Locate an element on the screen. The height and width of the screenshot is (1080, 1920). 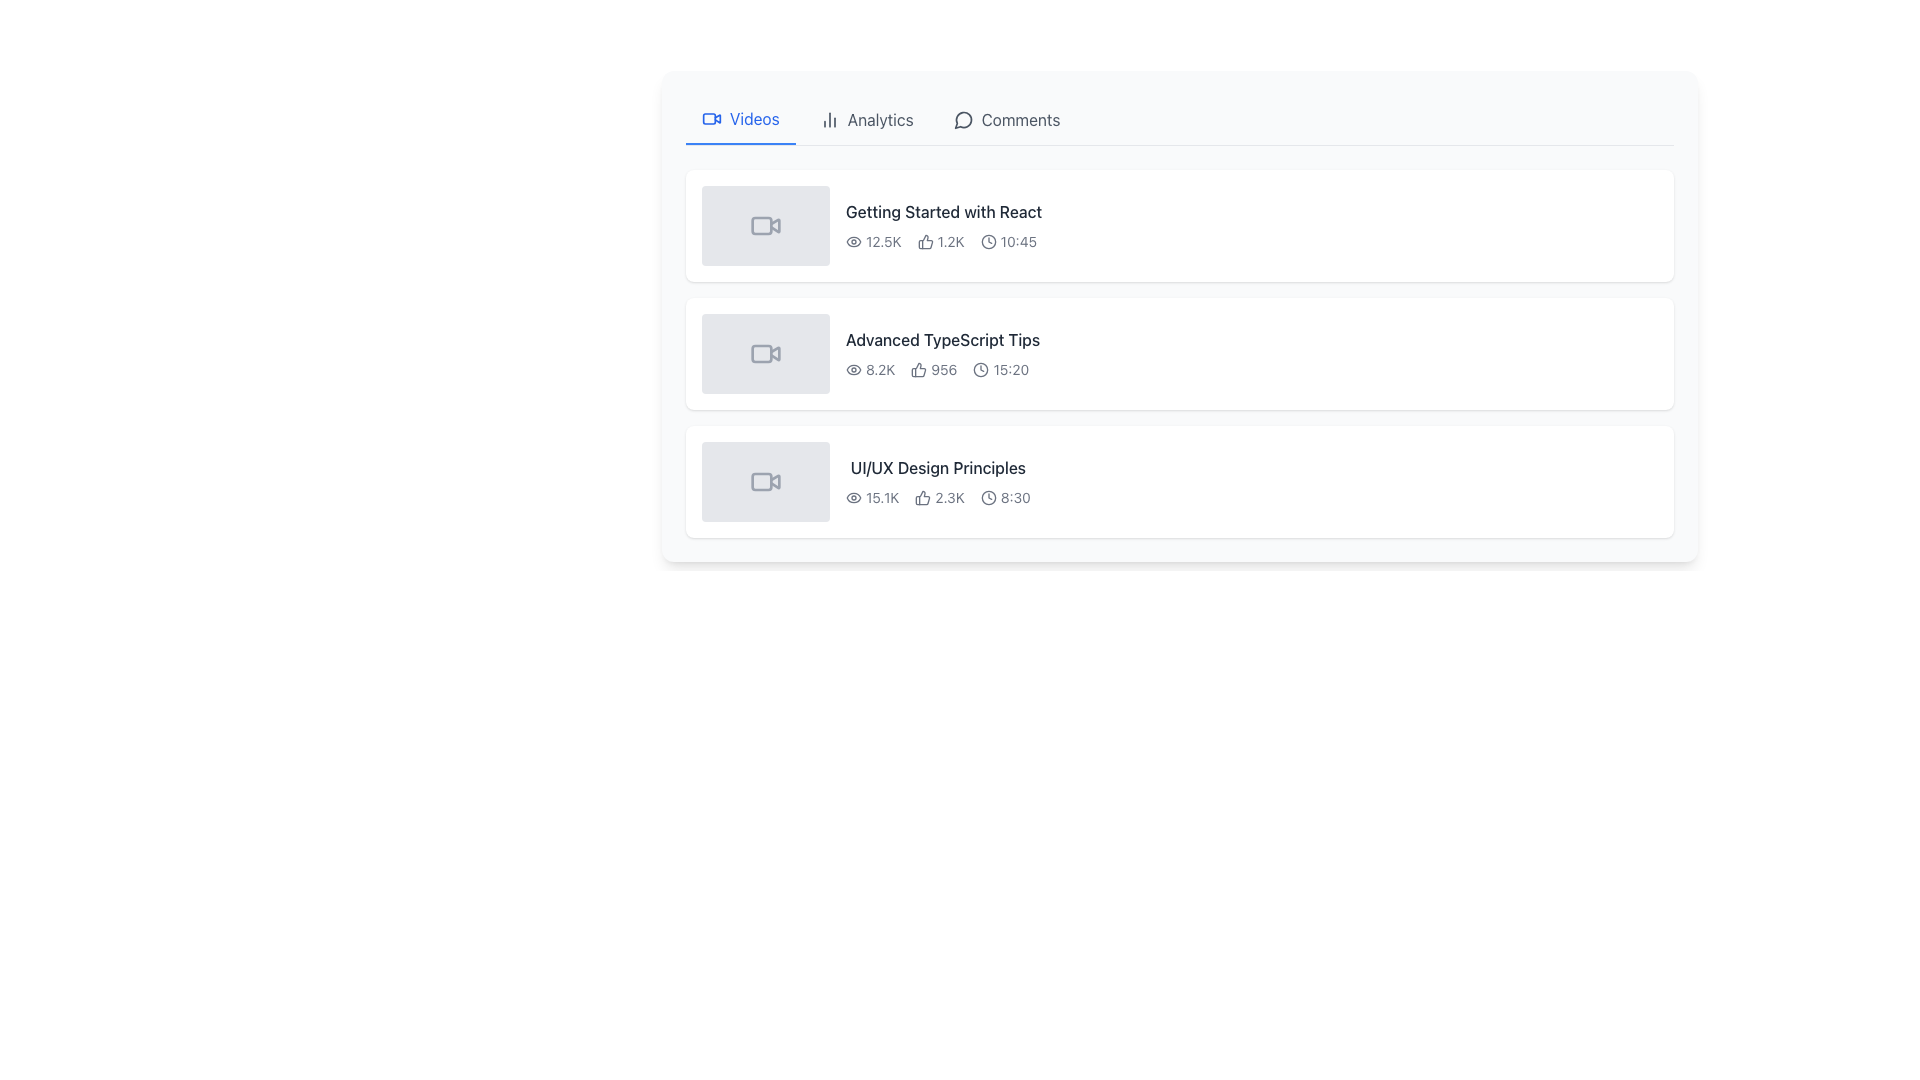
the clock icon located to the right of the video titled 'UI/UX Design Principles', which serves as a visual indicator for the timestamp '8:30' is located at coordinates (988, 496).